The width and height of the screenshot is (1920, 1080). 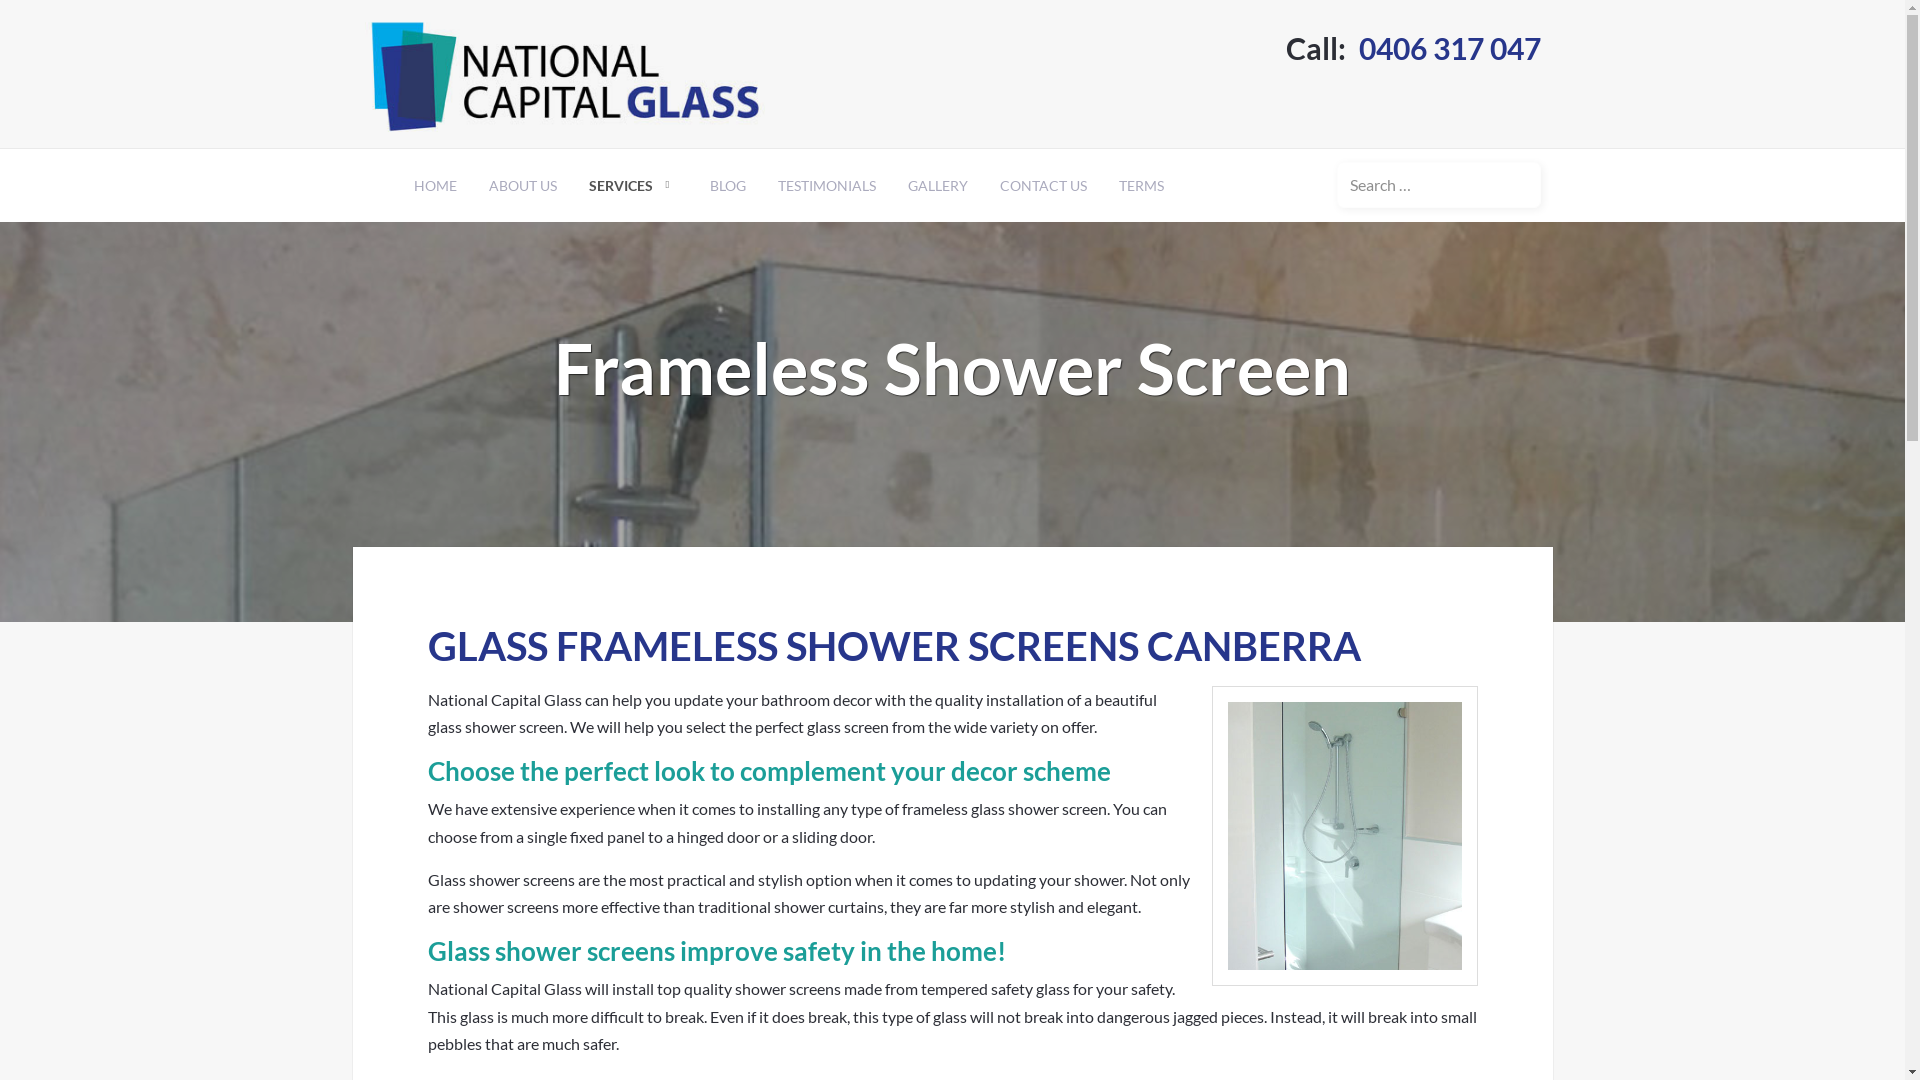 I want to click on 'CONTACT US', so click(x=1042, y=185).